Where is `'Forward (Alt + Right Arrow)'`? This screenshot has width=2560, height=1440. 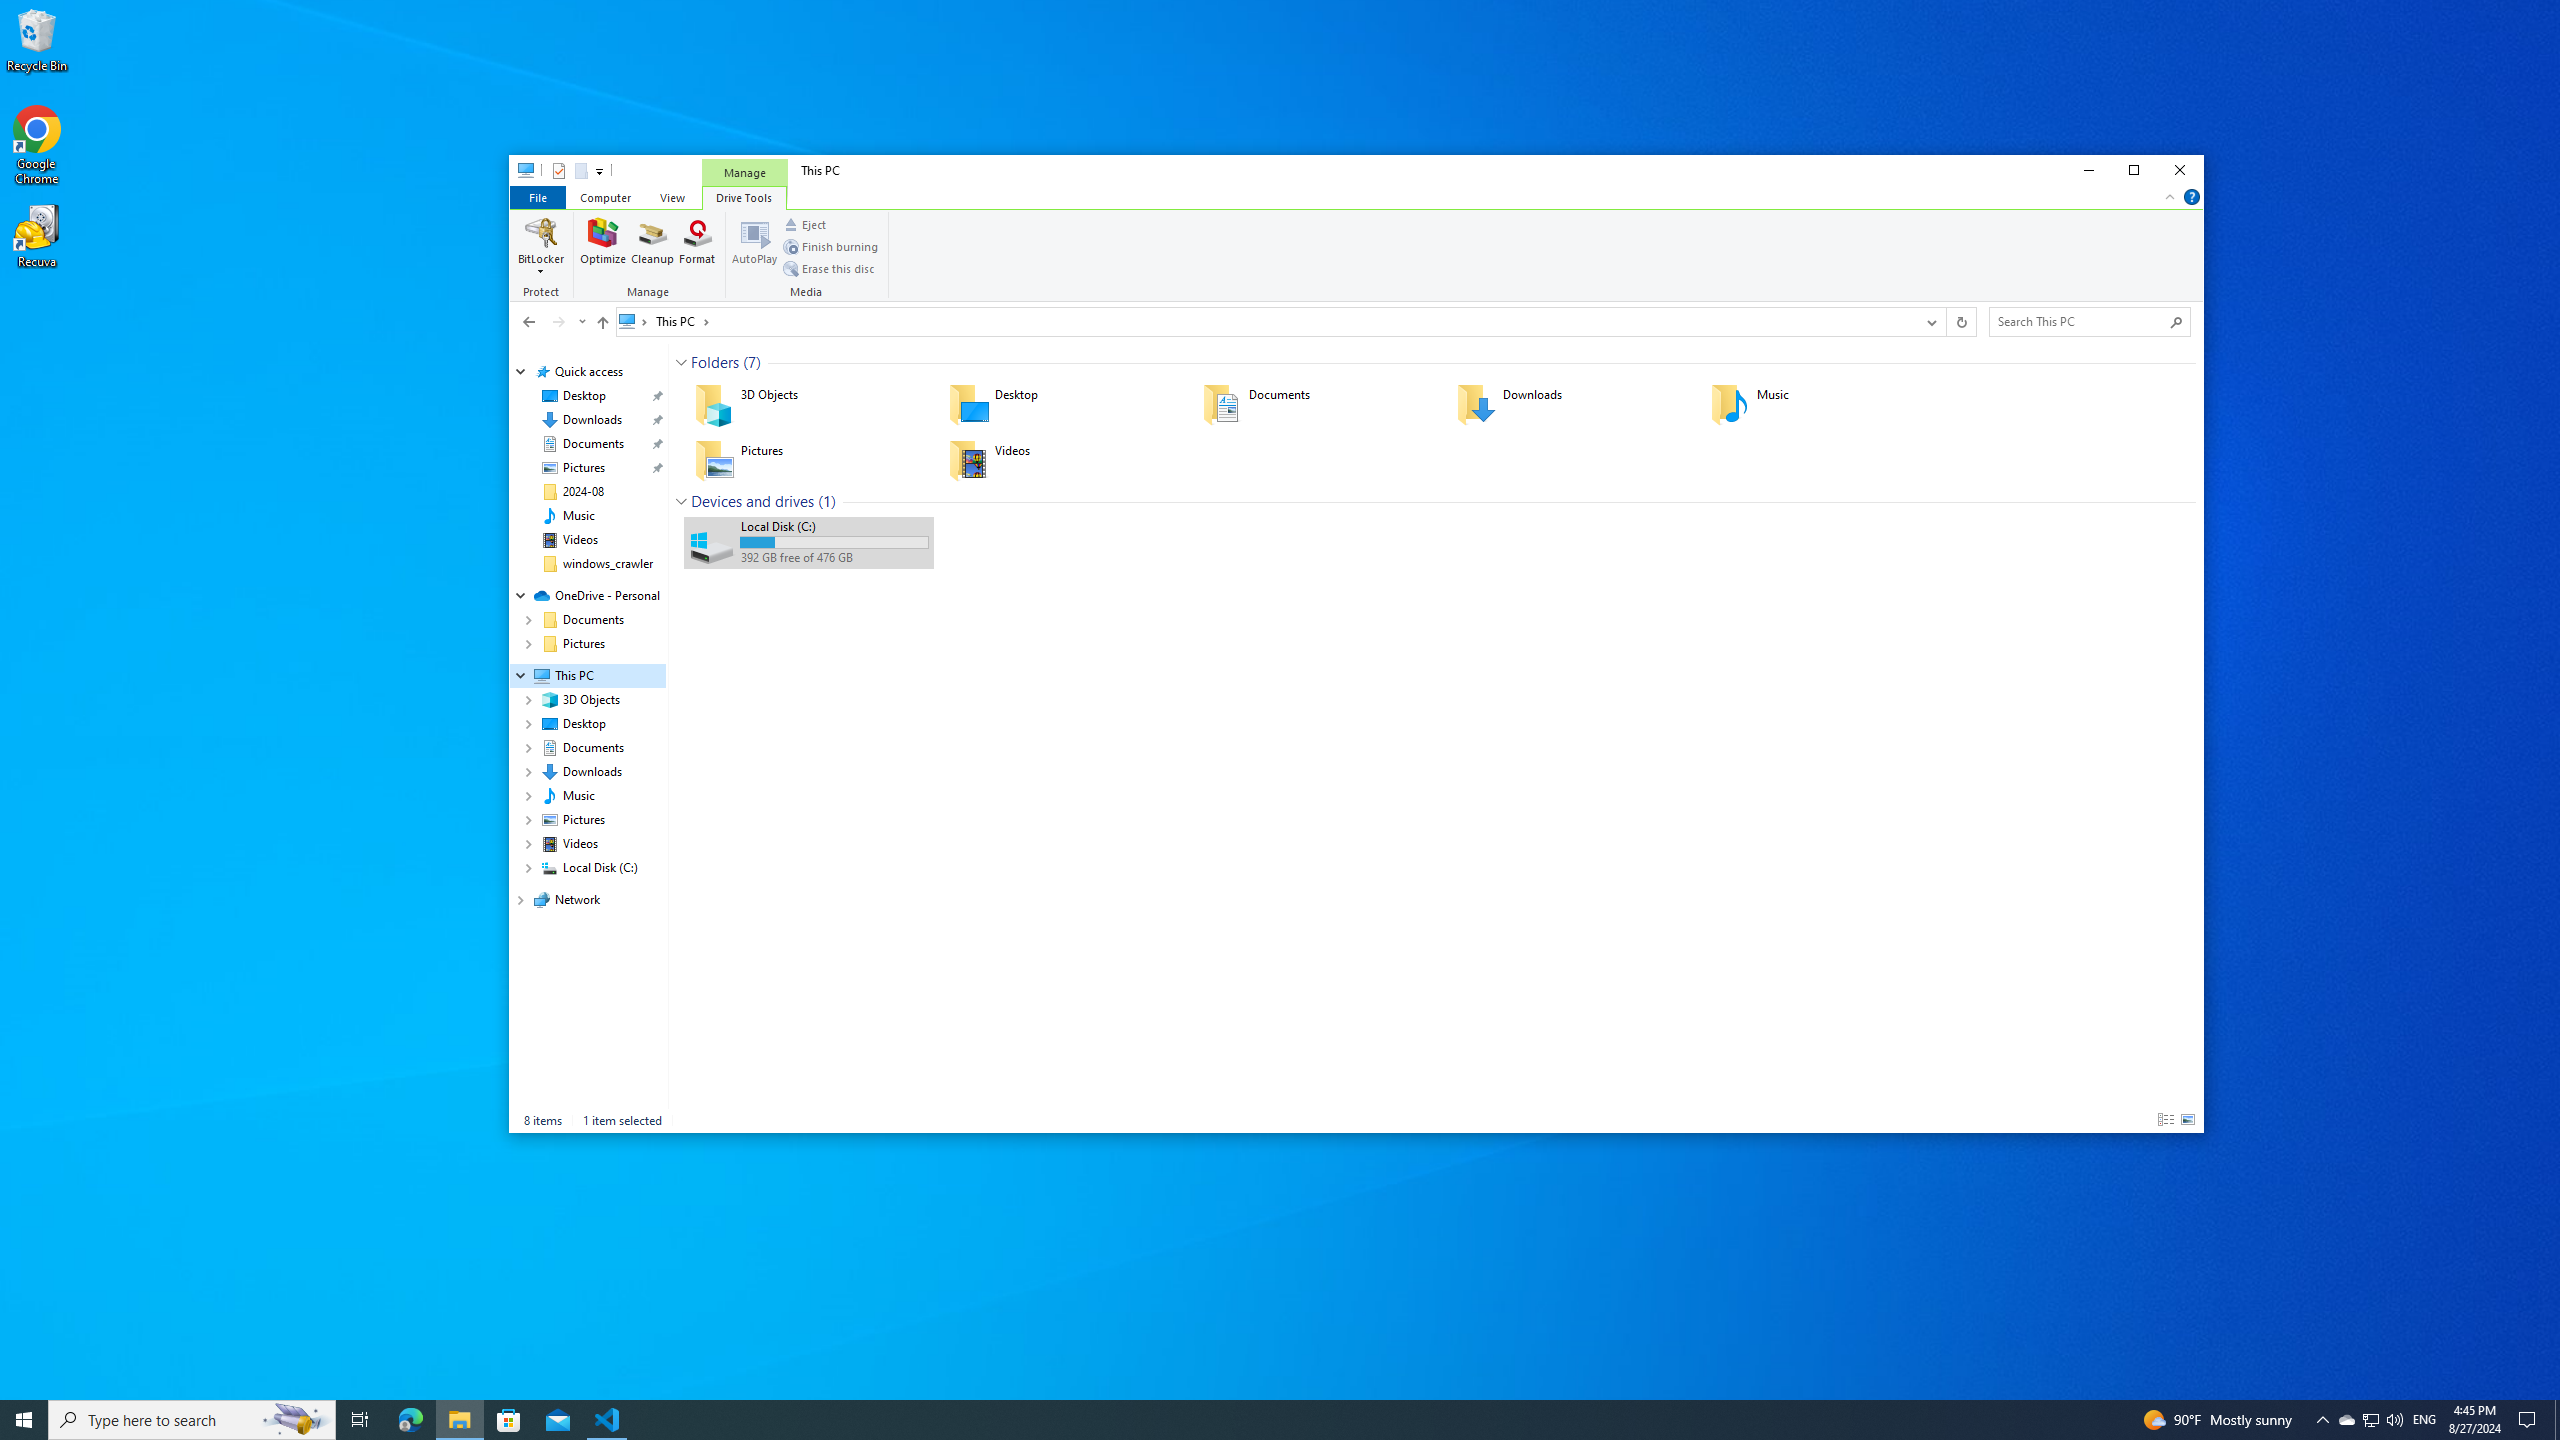 'Forward (Alt + Right Arrow)' is located at coordinates (558, 321).